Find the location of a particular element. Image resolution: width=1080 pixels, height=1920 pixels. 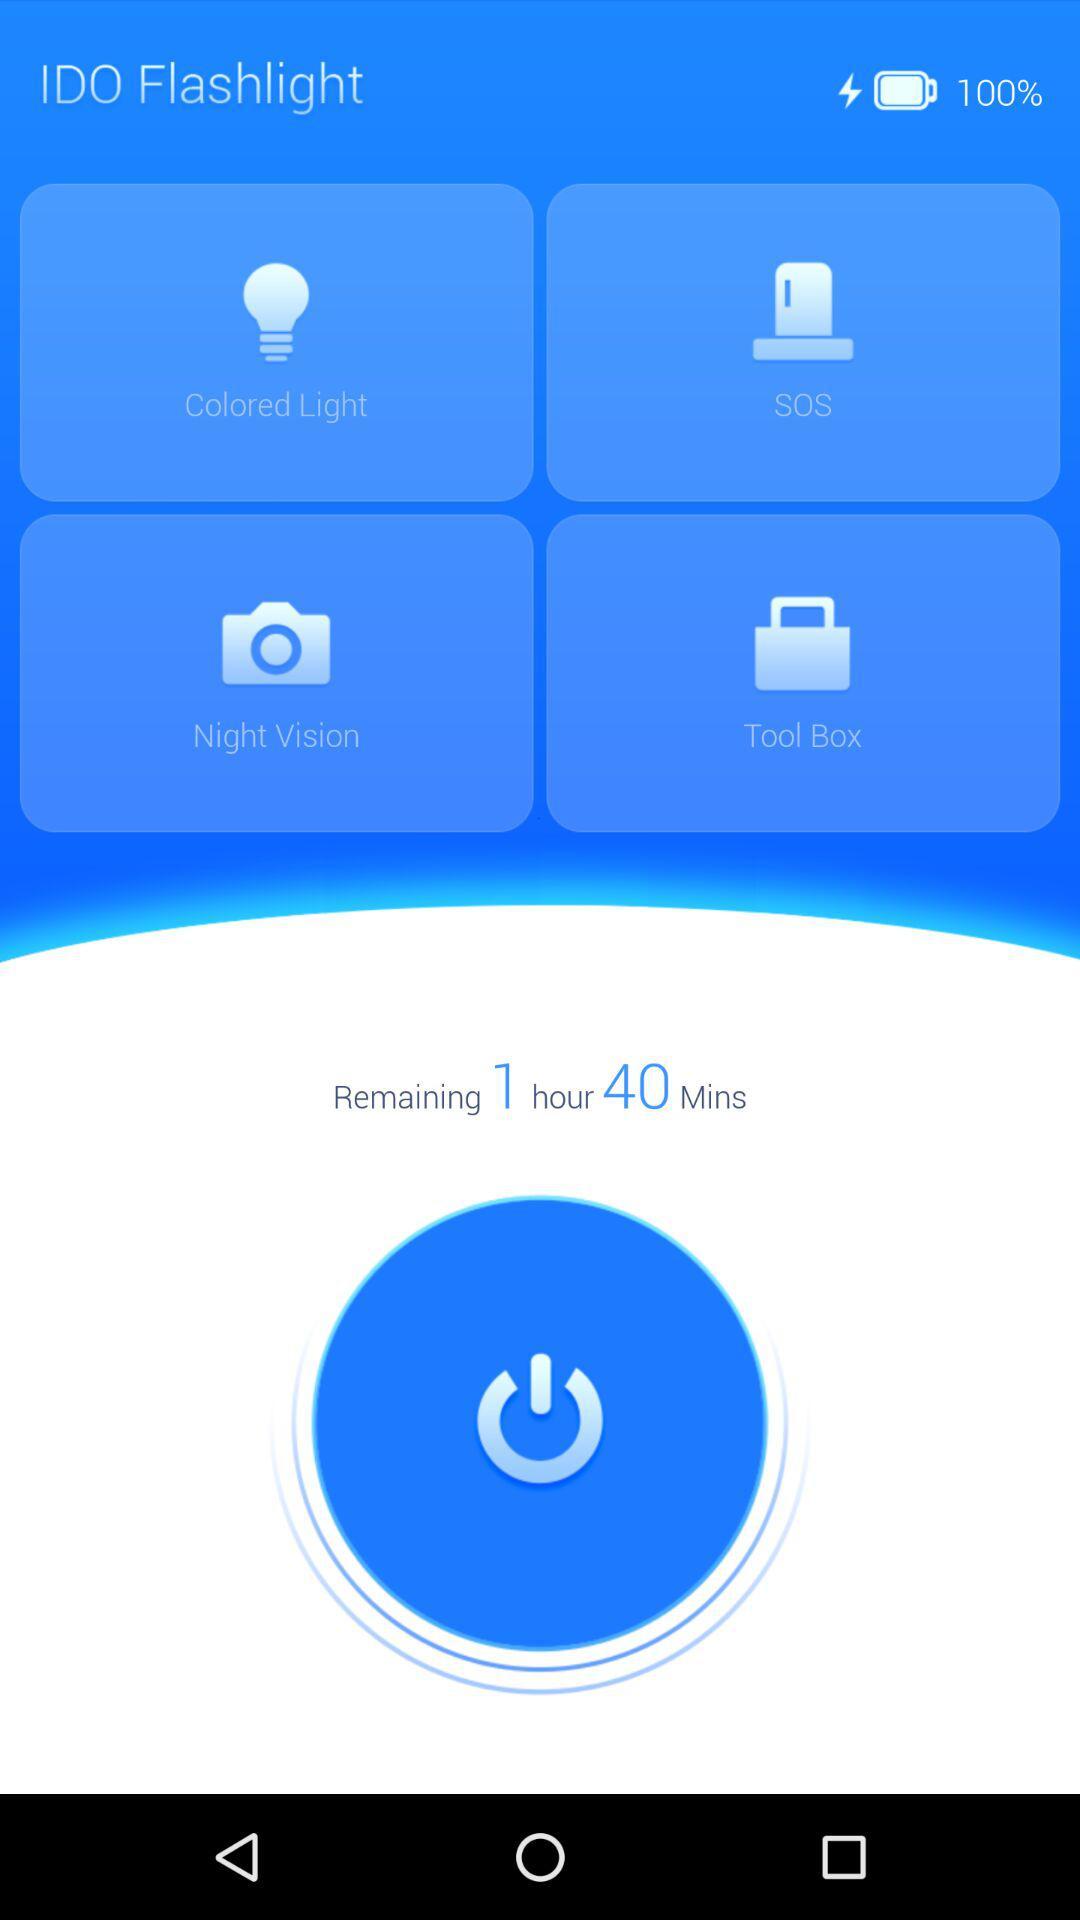

the icon above tool box is located at coordinates (801, 644).